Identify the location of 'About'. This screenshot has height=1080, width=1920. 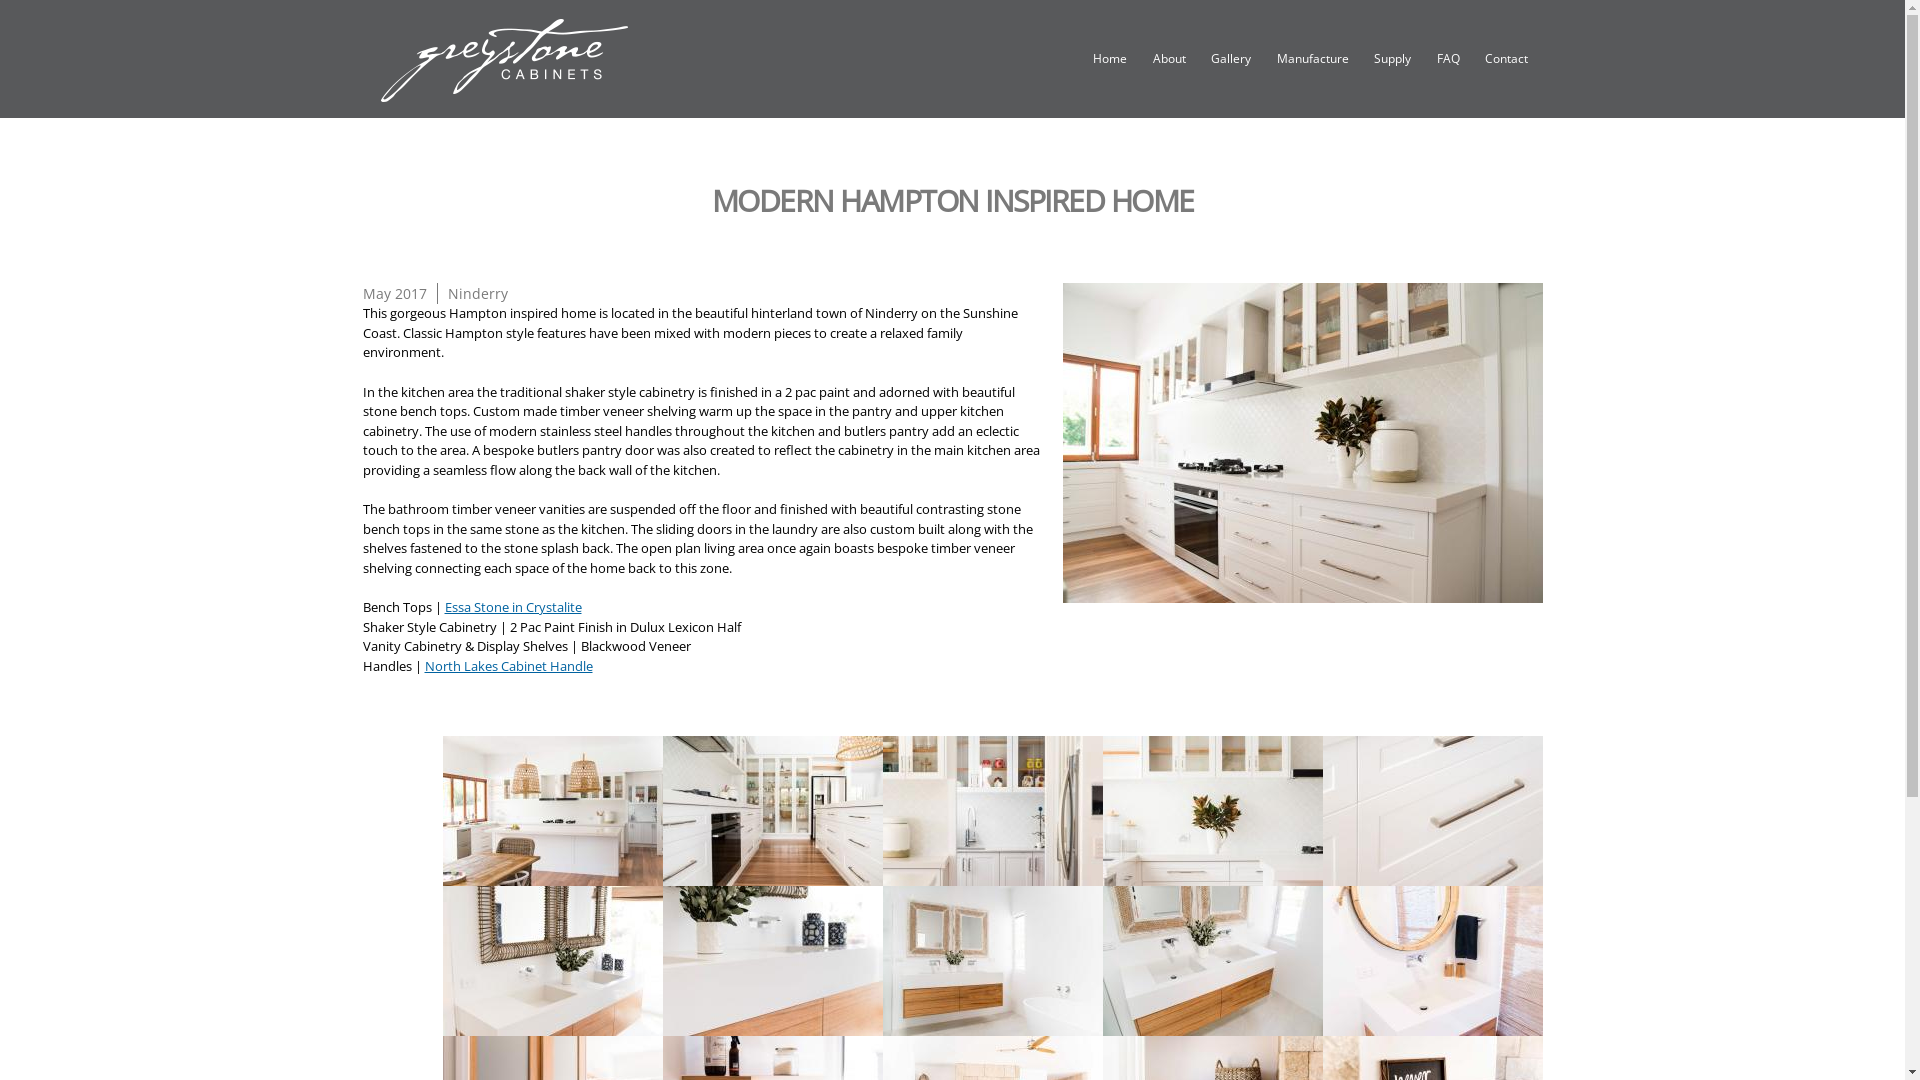
(1169, 59).